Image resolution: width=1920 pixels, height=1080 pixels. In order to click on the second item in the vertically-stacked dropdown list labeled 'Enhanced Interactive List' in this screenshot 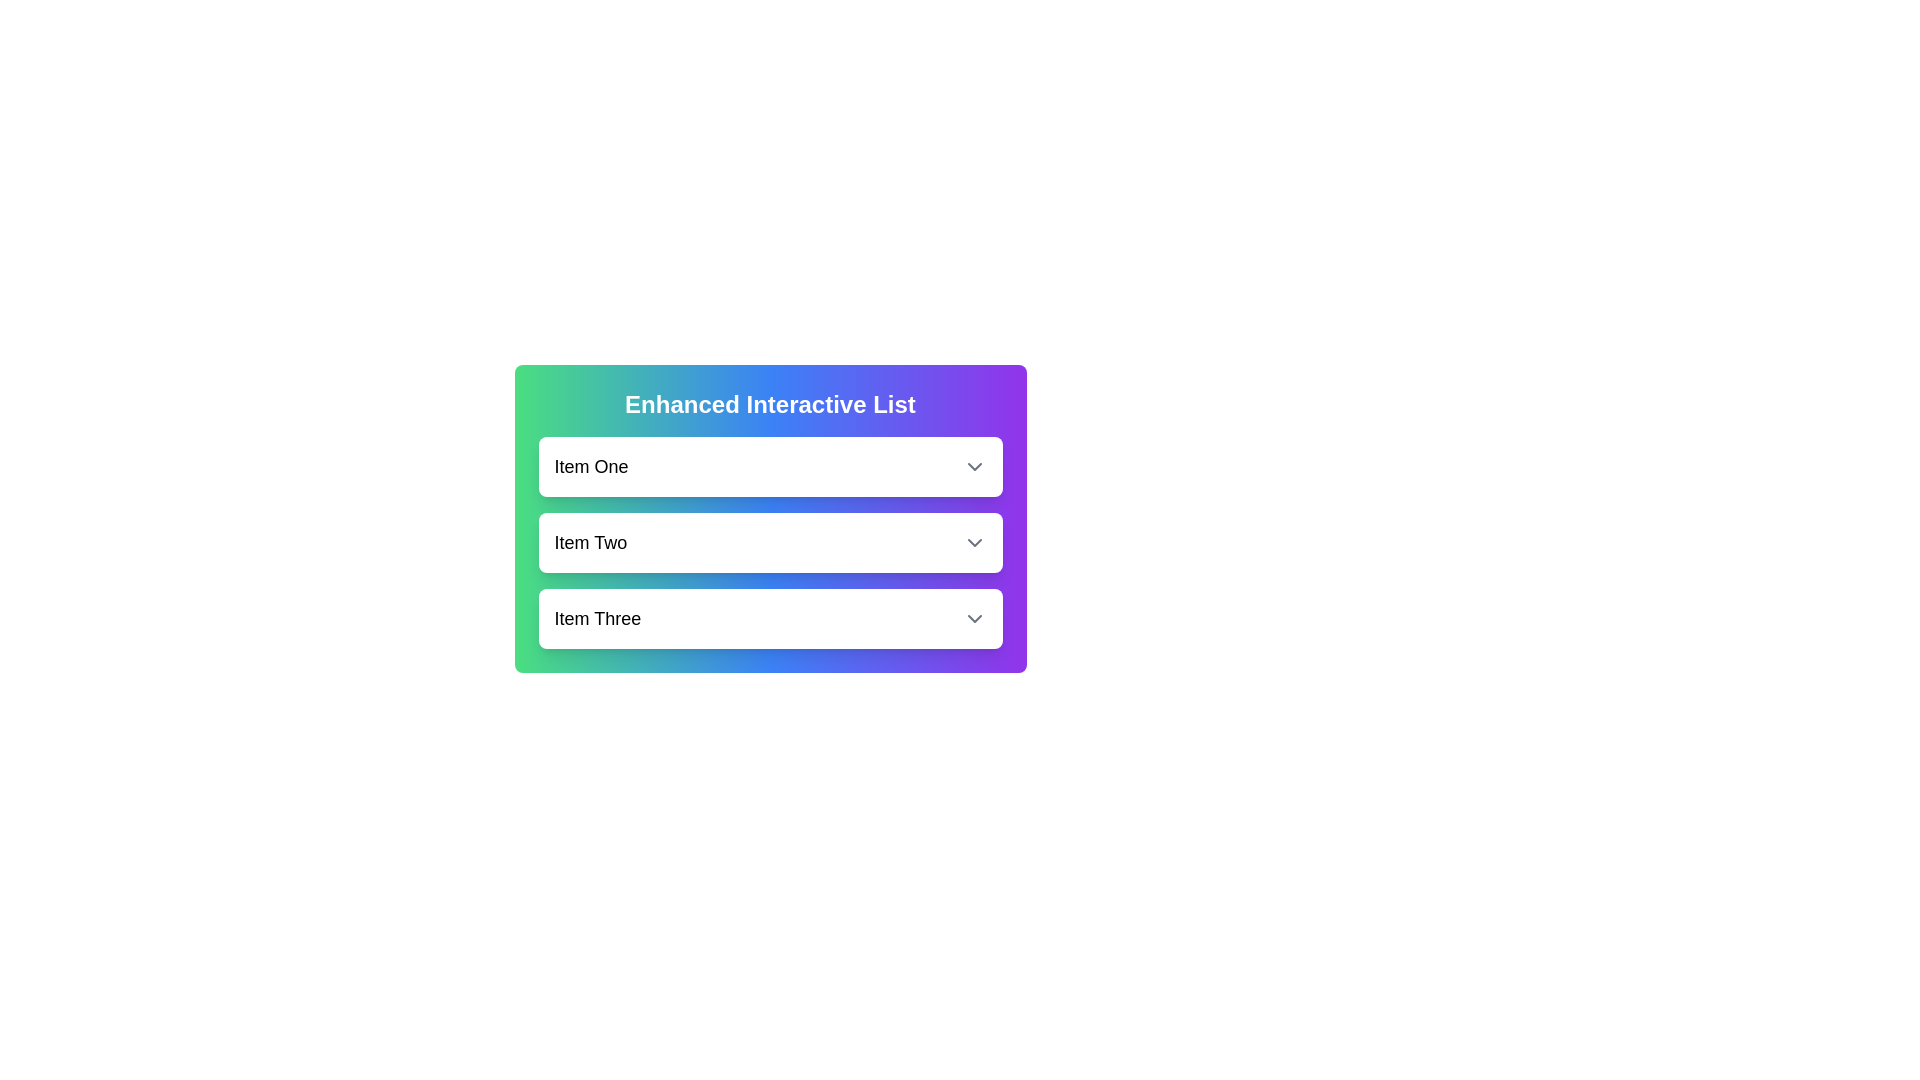, I will do `click(769, 543)`.